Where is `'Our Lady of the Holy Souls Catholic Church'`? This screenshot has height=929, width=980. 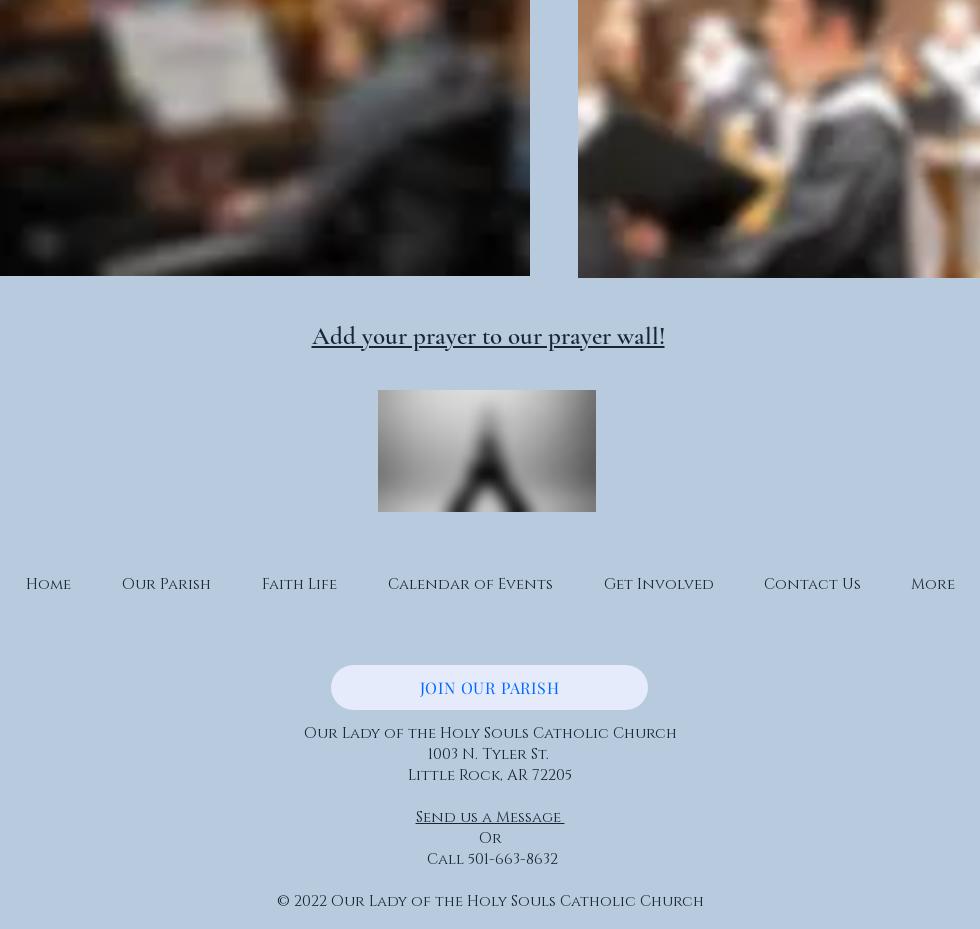
'Our Lady of the Holy Souls Catholic Church' is located at coordinates (489, 733).